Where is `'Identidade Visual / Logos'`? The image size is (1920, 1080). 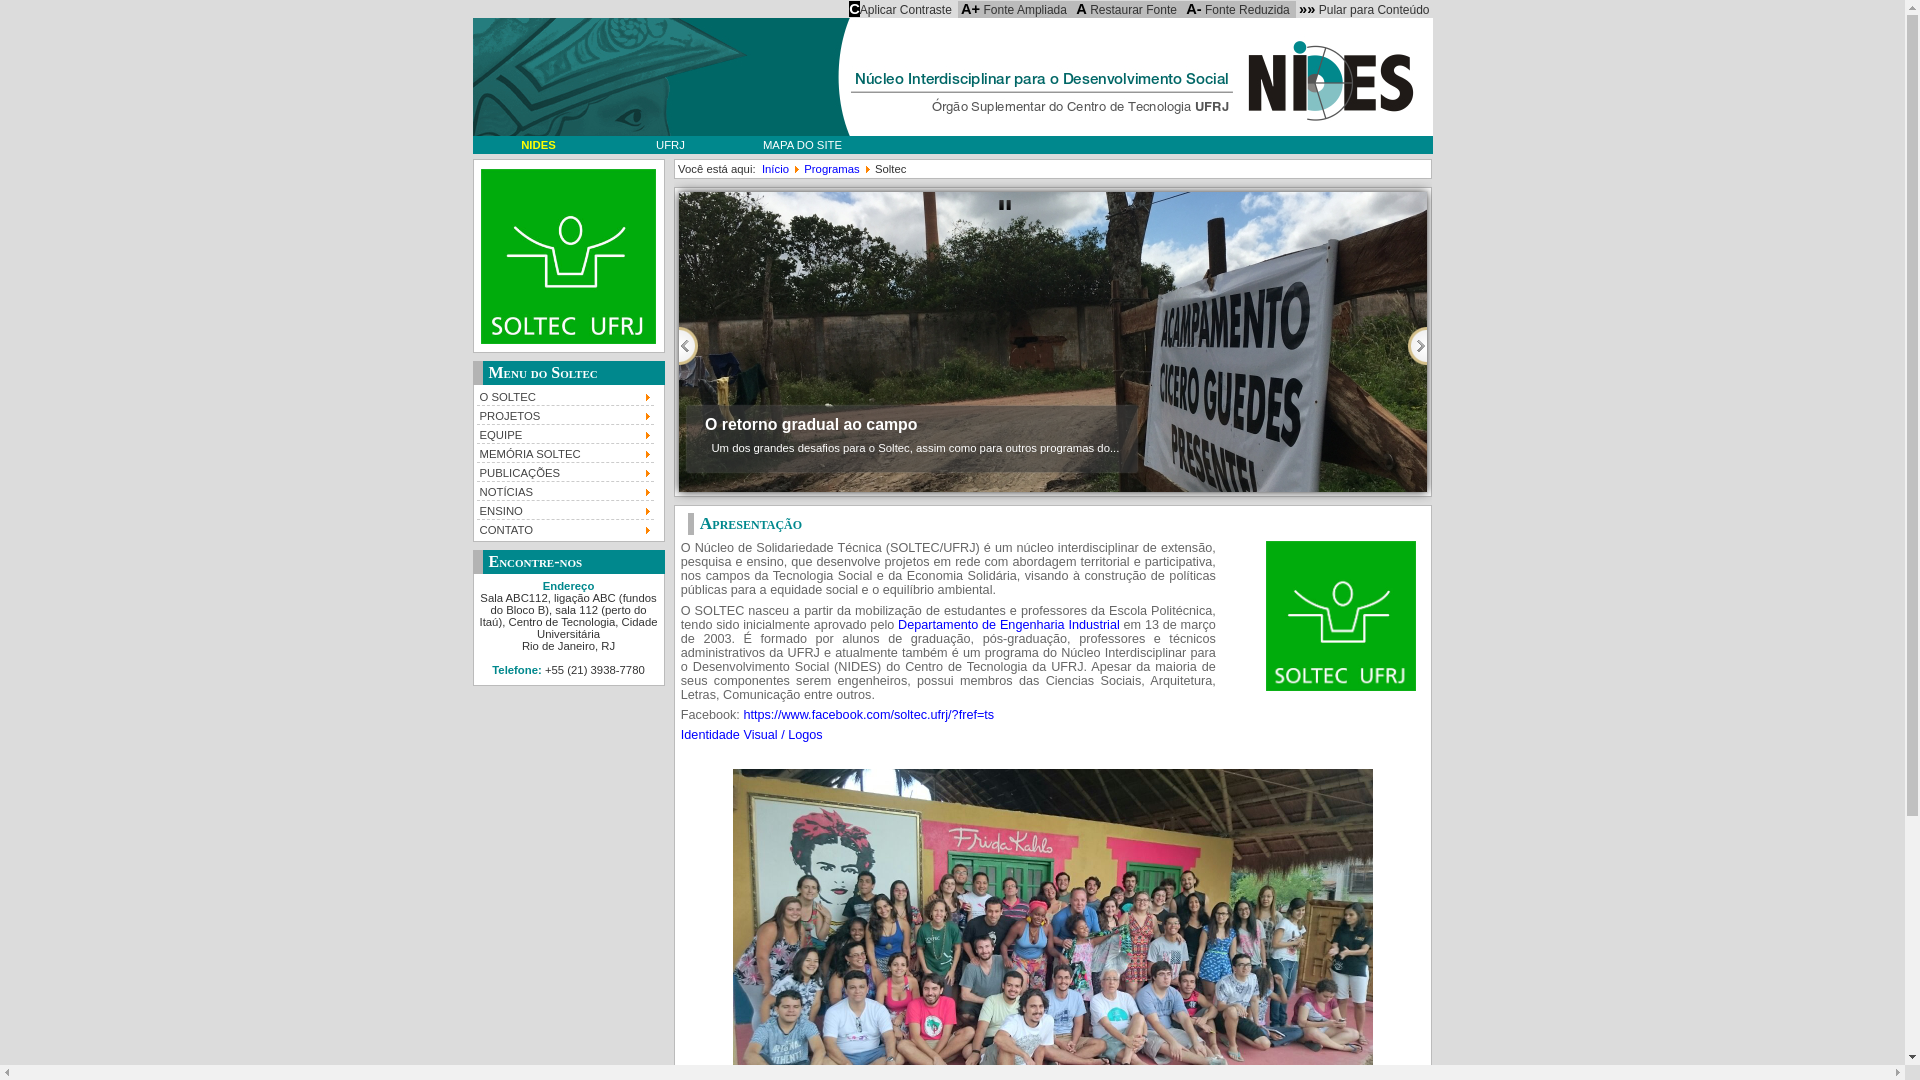
'Identidade Visual / Logos' is located at coordinates (681, 735).